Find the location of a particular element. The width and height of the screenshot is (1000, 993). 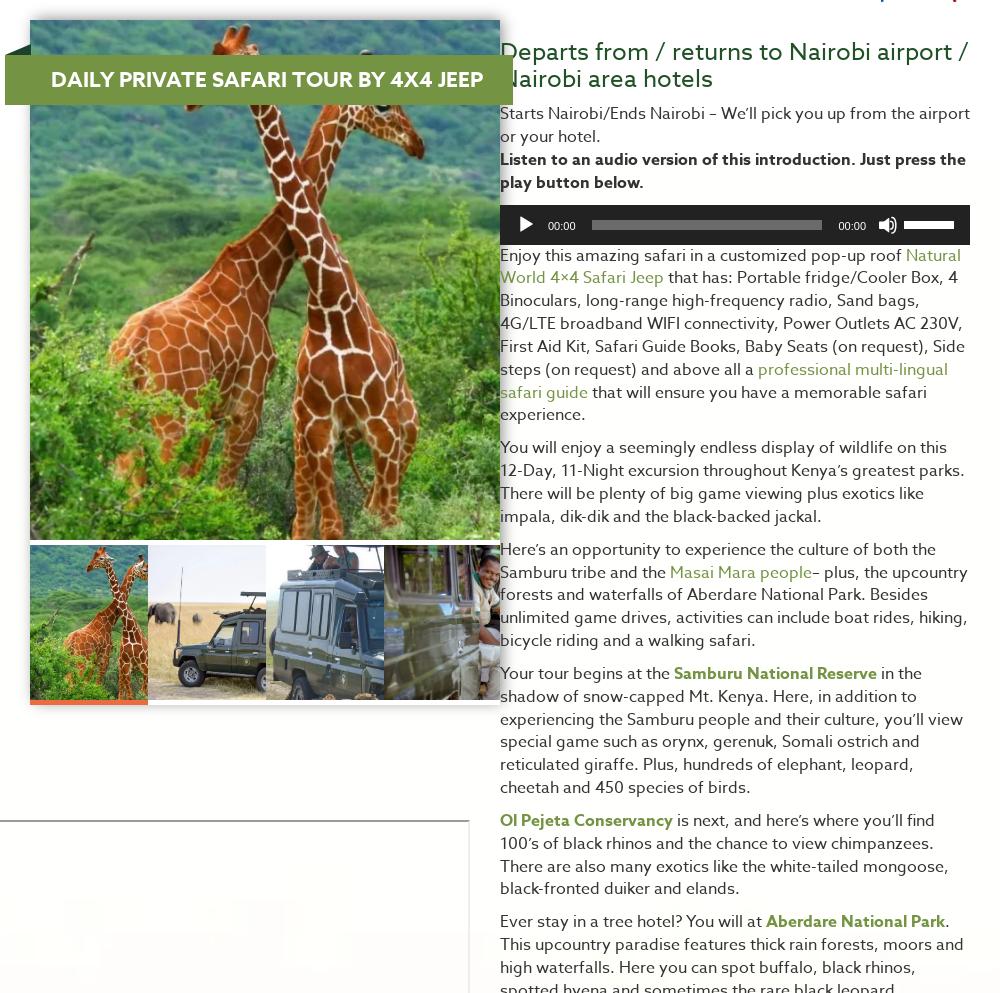

'Just press the play button below.' is located at coordinates (732, 169).